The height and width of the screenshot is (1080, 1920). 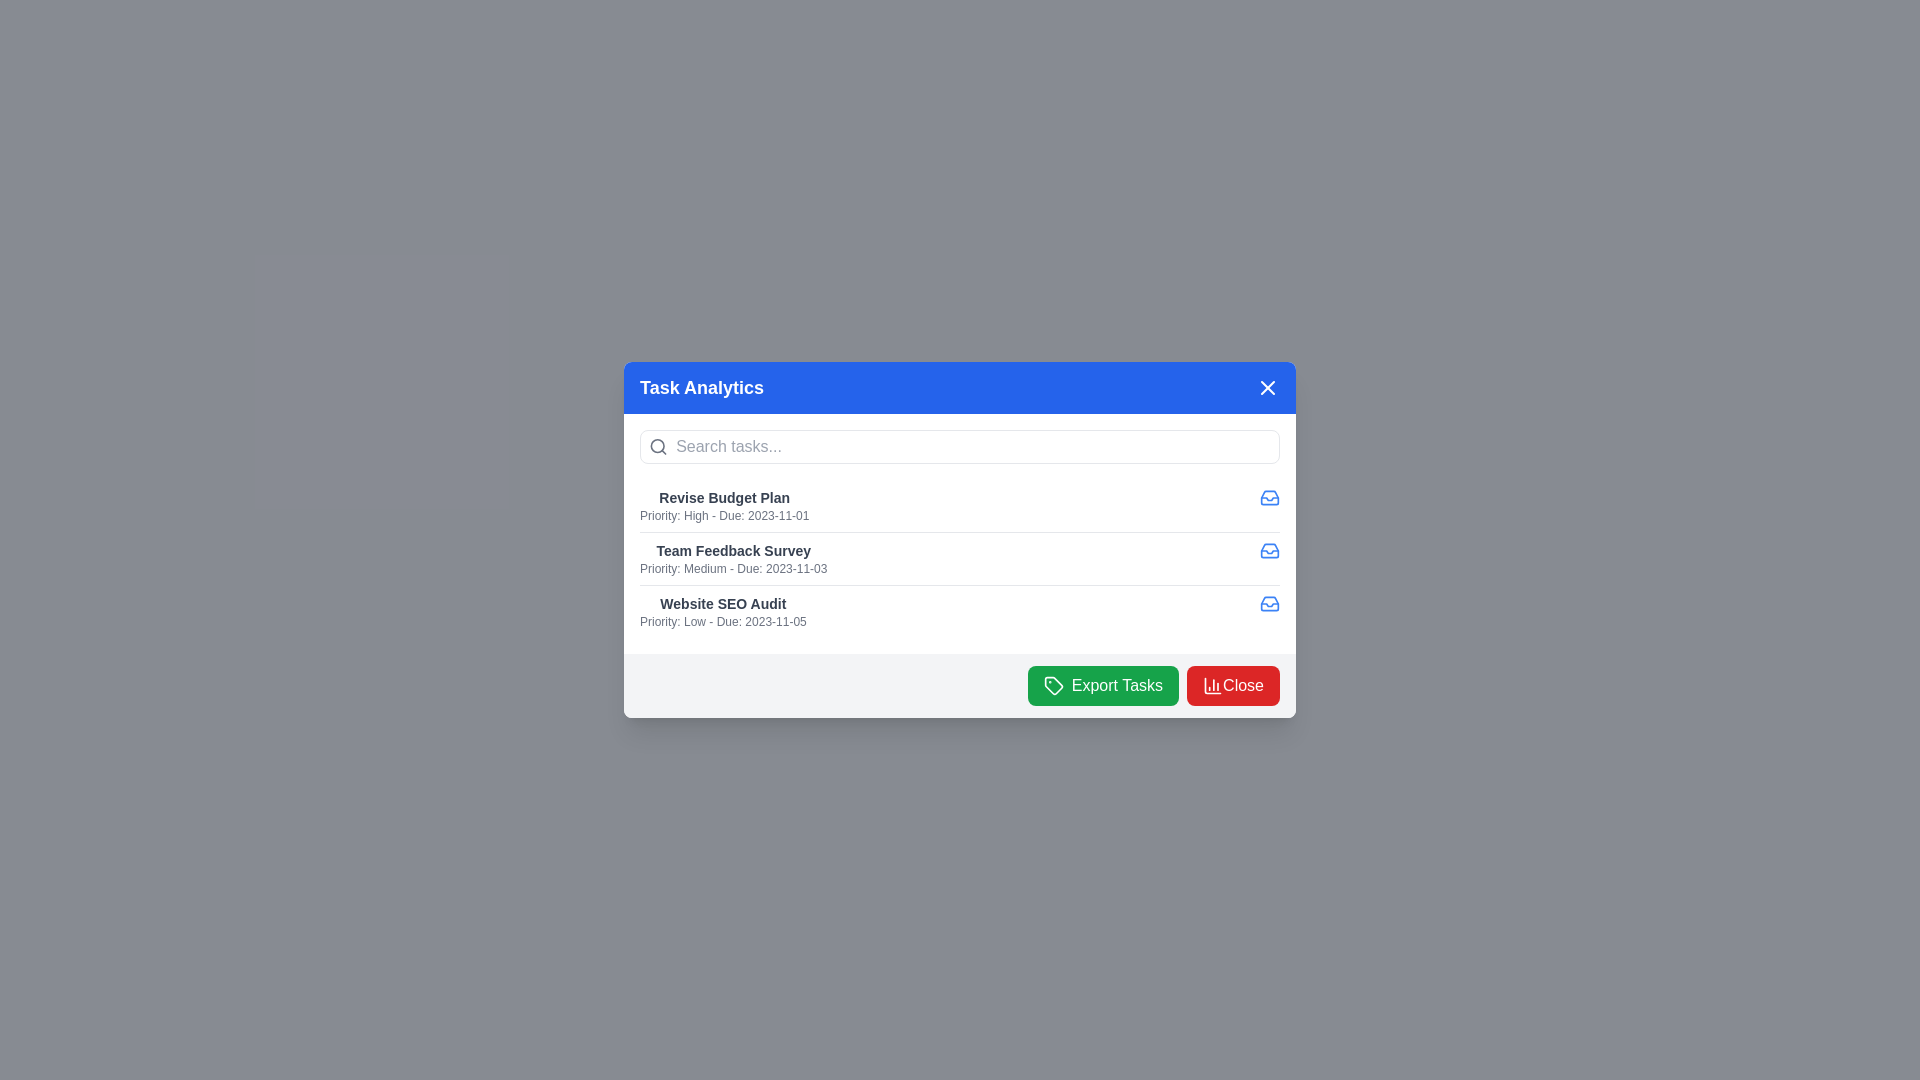 What do you see at coordinates (1102, 685) in the screenshot?
I see `the export button located in the bottom-right section of the modal for keyboard navigation` at bounding box center [1102, 685].